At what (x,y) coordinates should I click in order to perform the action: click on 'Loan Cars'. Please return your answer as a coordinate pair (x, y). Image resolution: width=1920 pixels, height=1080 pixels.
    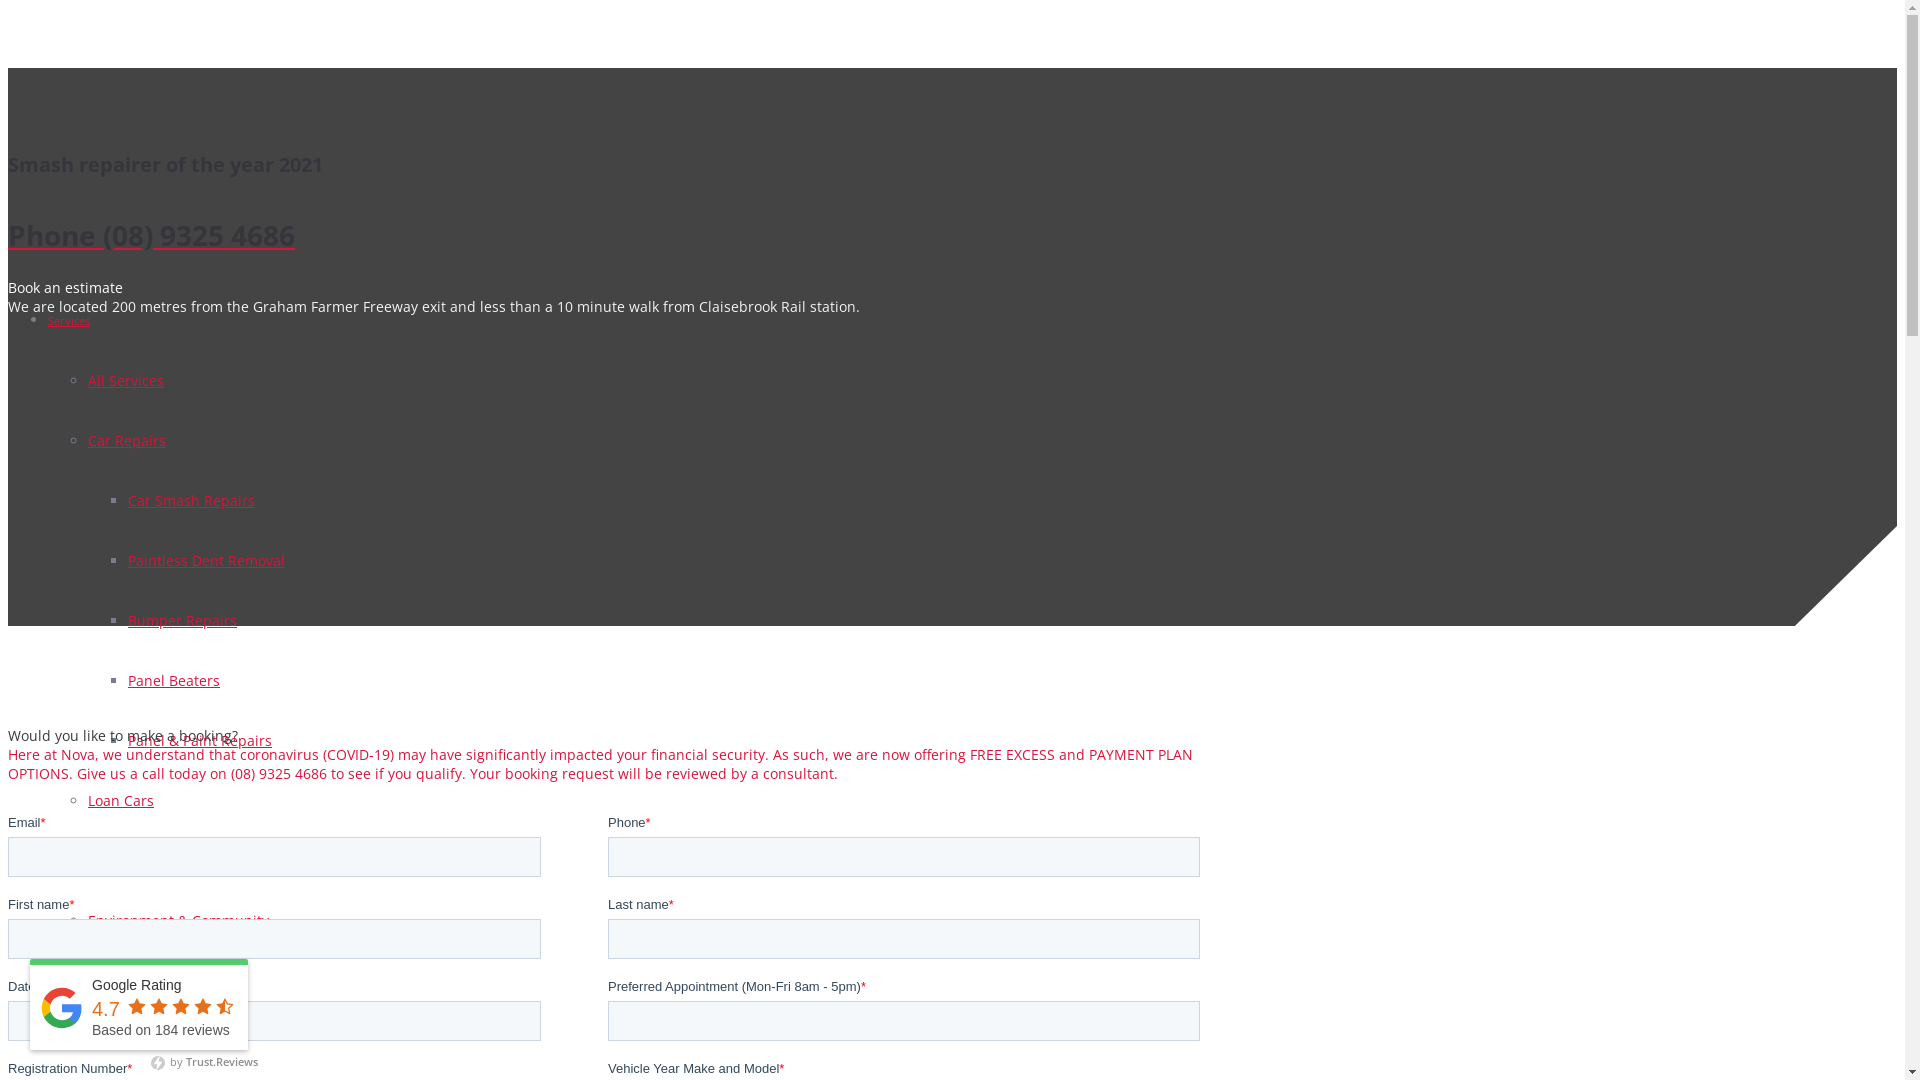
    Looking at the image, I should click on (86, 799).